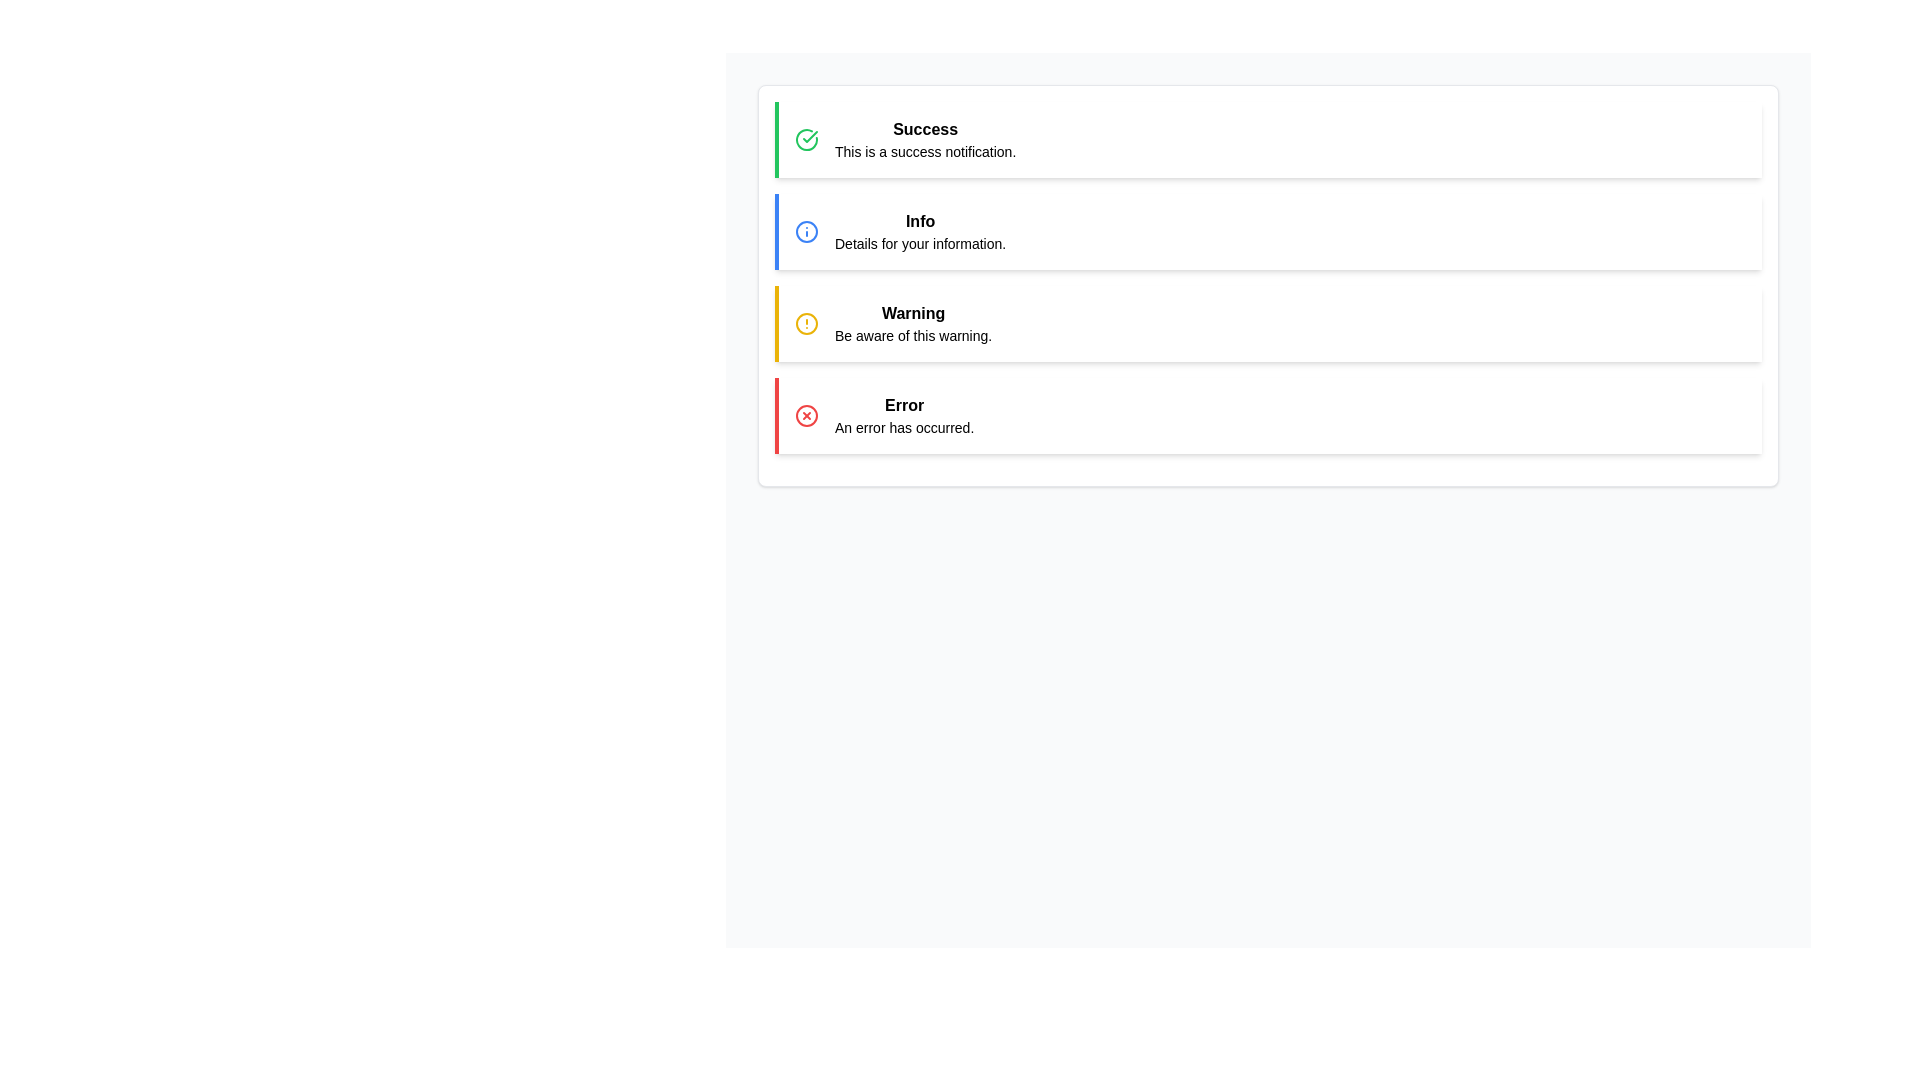 Image resolution: width=1920 pixels, height=1080 pixels. I want to click on the text label indicating a successful operation, located at the top-left corner of the notification card, so click(924, 130).